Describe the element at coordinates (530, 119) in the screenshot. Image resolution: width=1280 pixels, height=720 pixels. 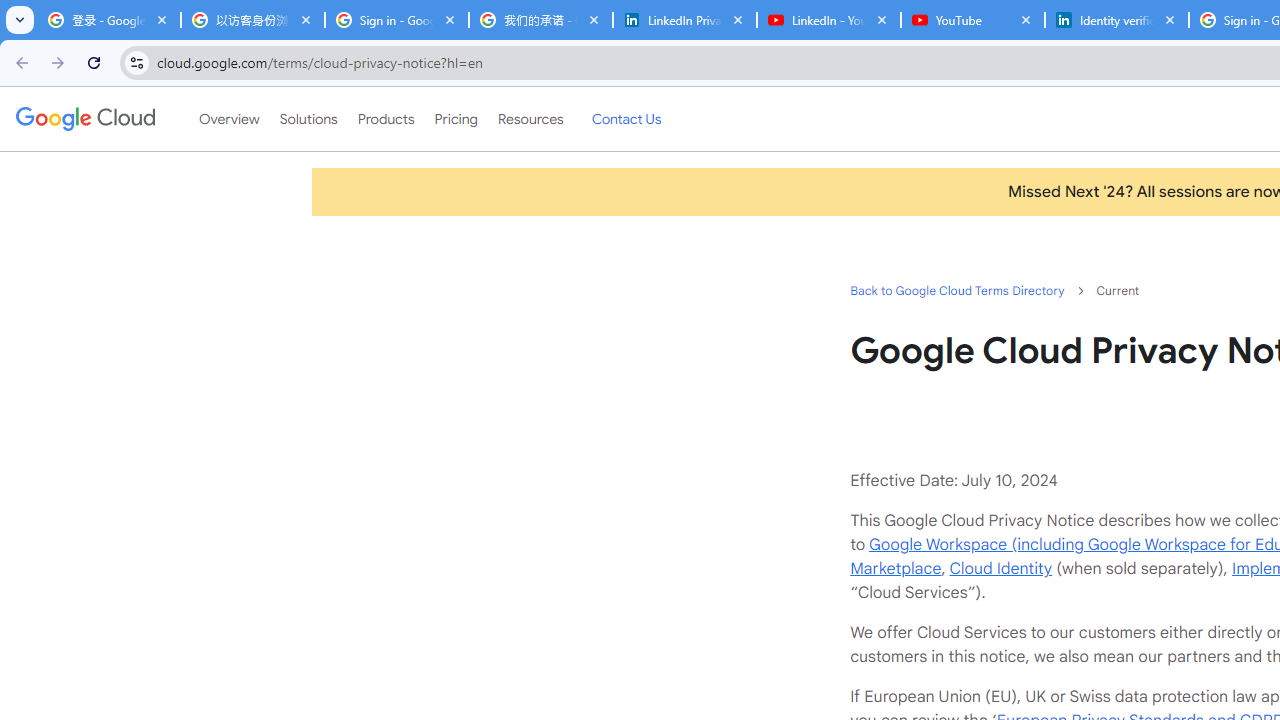
I see `'Resources'` at that location.